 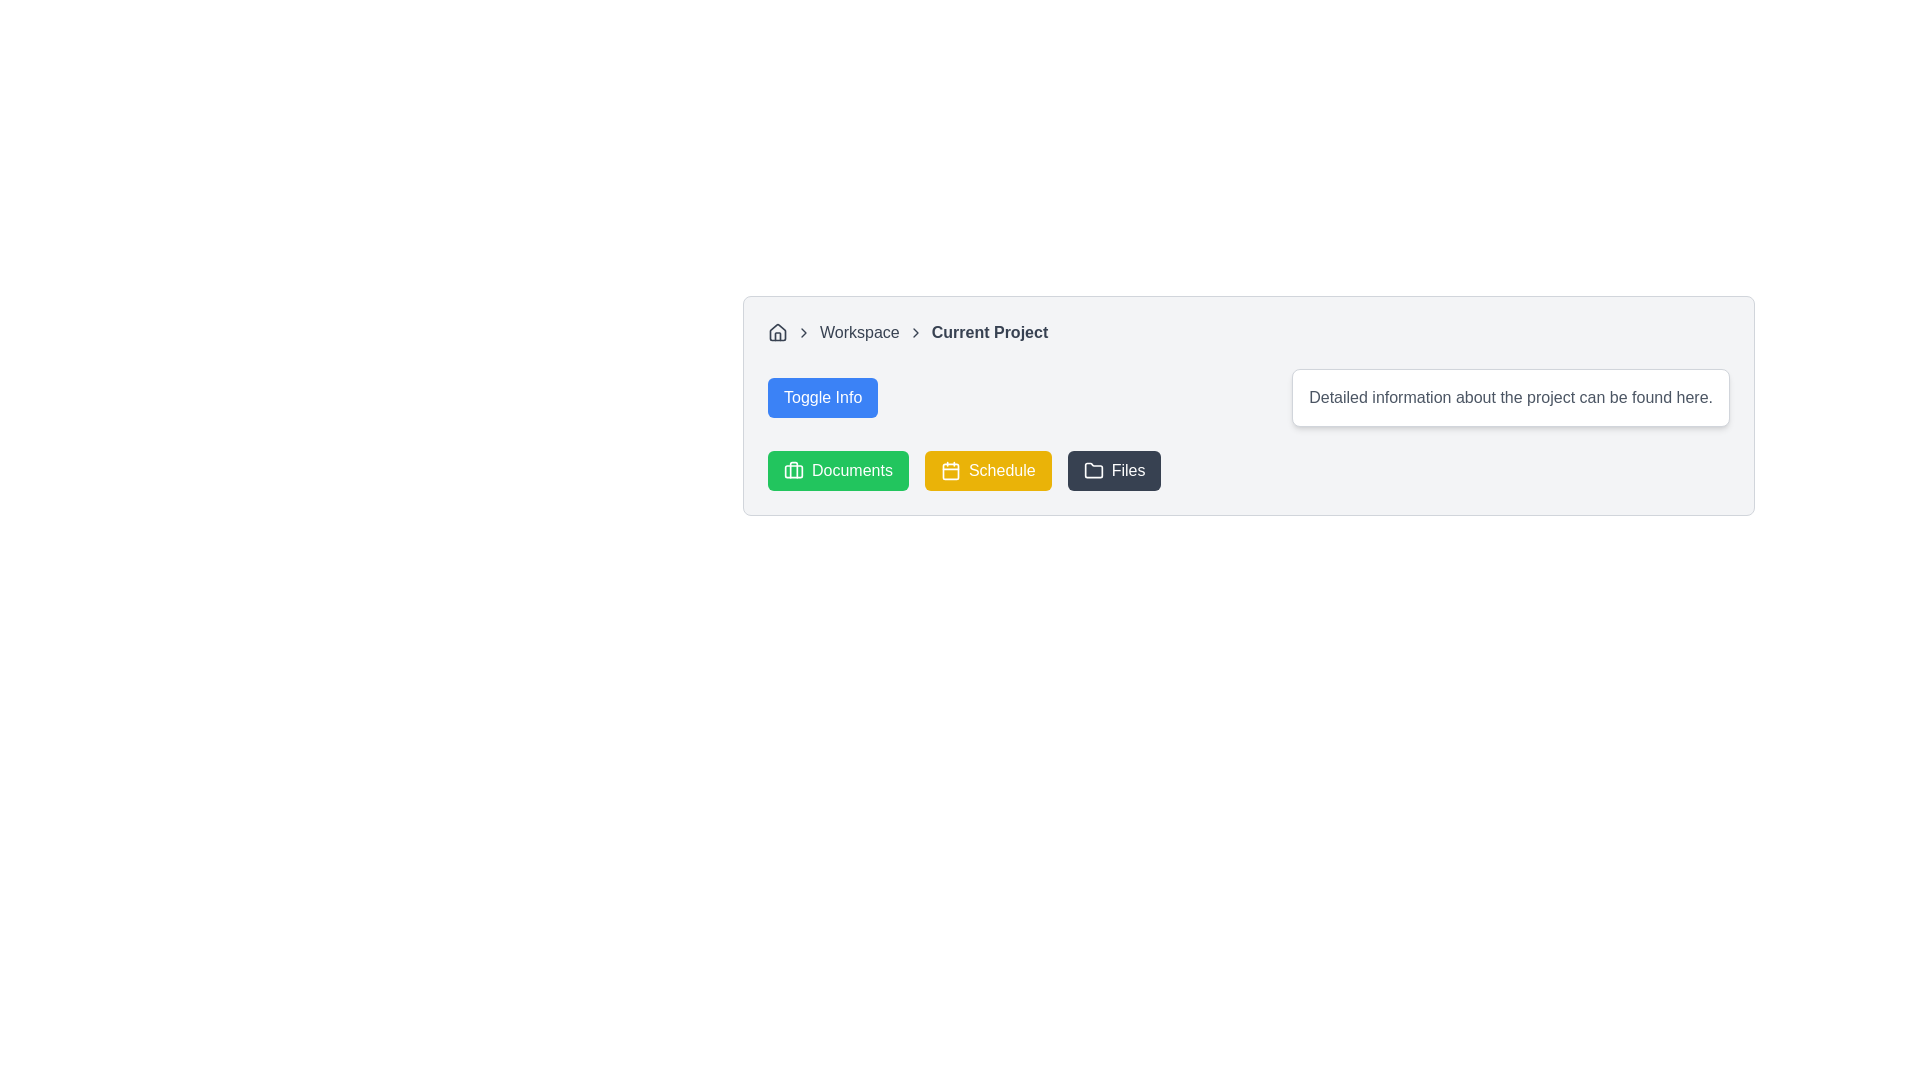 What do you see at coordinates (988, 470) in the screenshot?
I see `the middle scheduling button located` at bounding box center [988, 470].